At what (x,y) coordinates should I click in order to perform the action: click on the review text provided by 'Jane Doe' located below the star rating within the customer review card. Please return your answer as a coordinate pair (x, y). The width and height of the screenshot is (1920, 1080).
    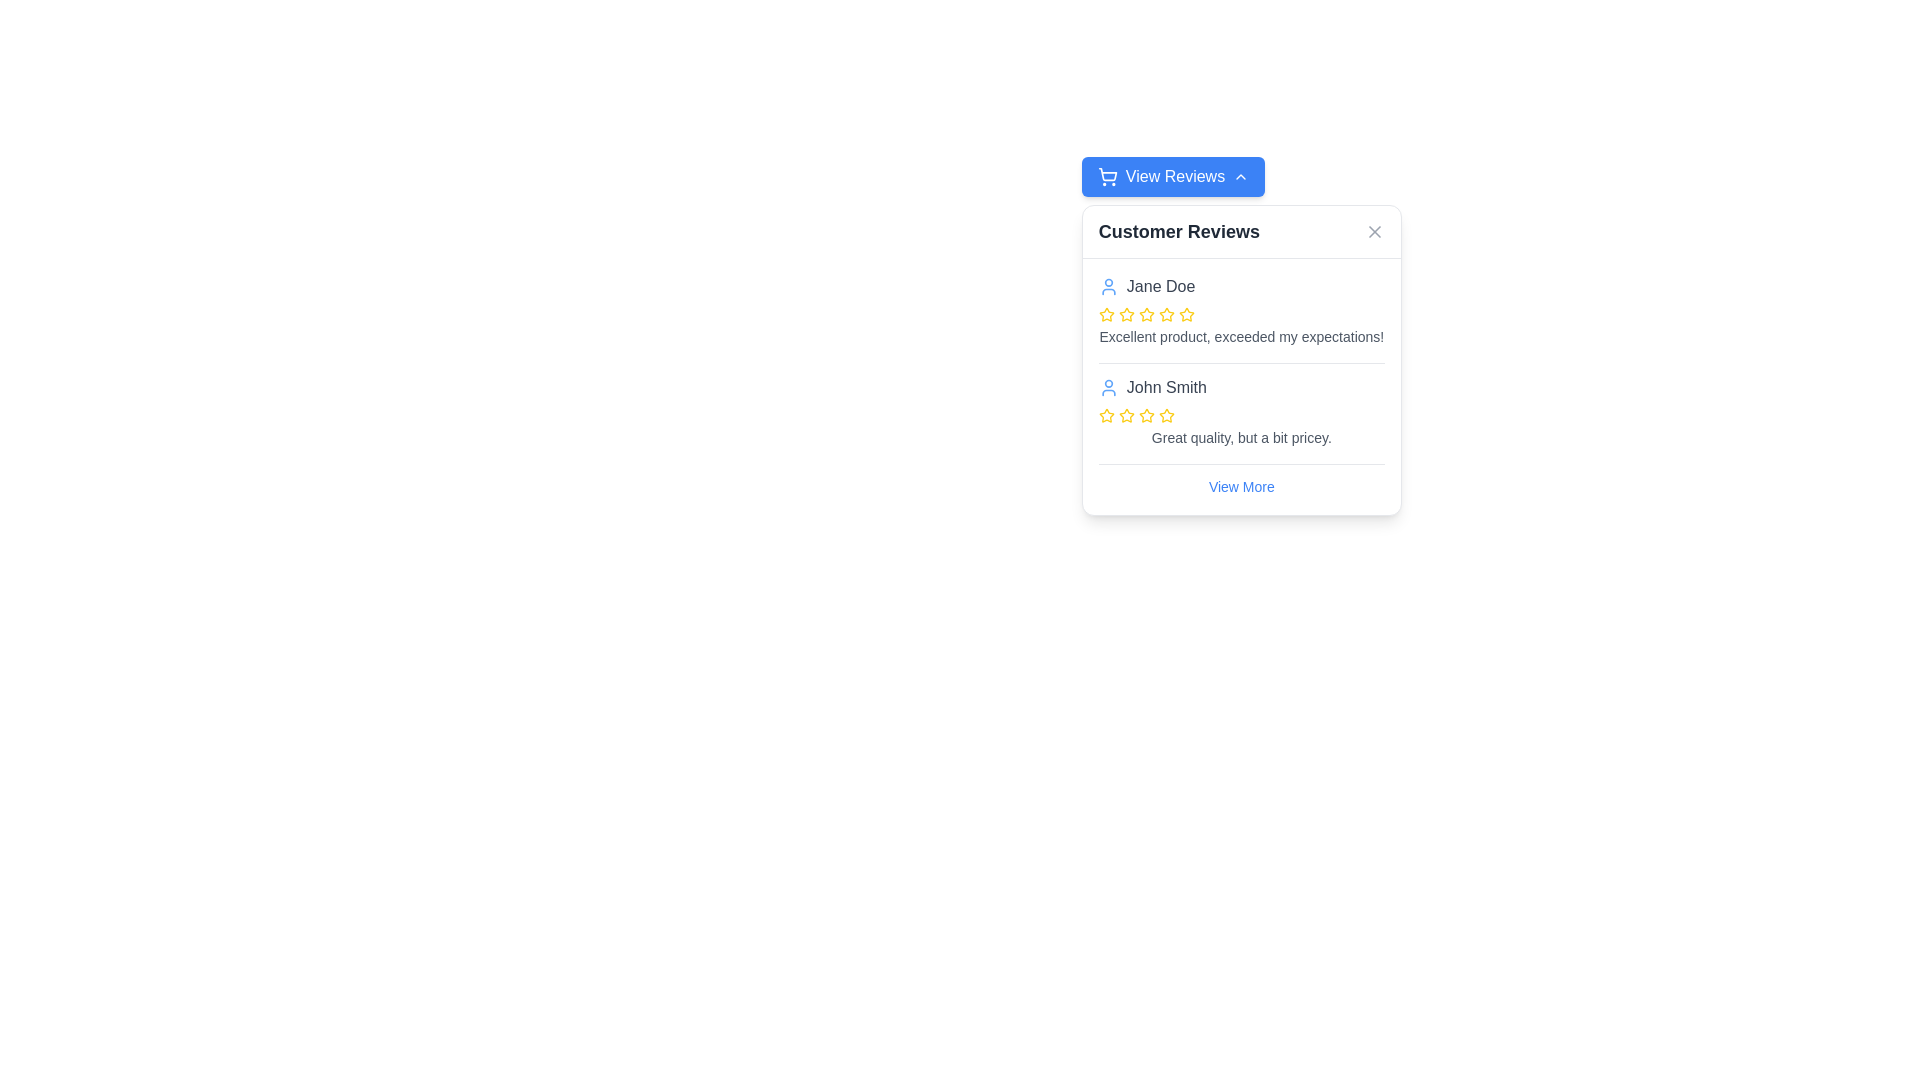
    Looking at the image, I should click on (1240, 335).